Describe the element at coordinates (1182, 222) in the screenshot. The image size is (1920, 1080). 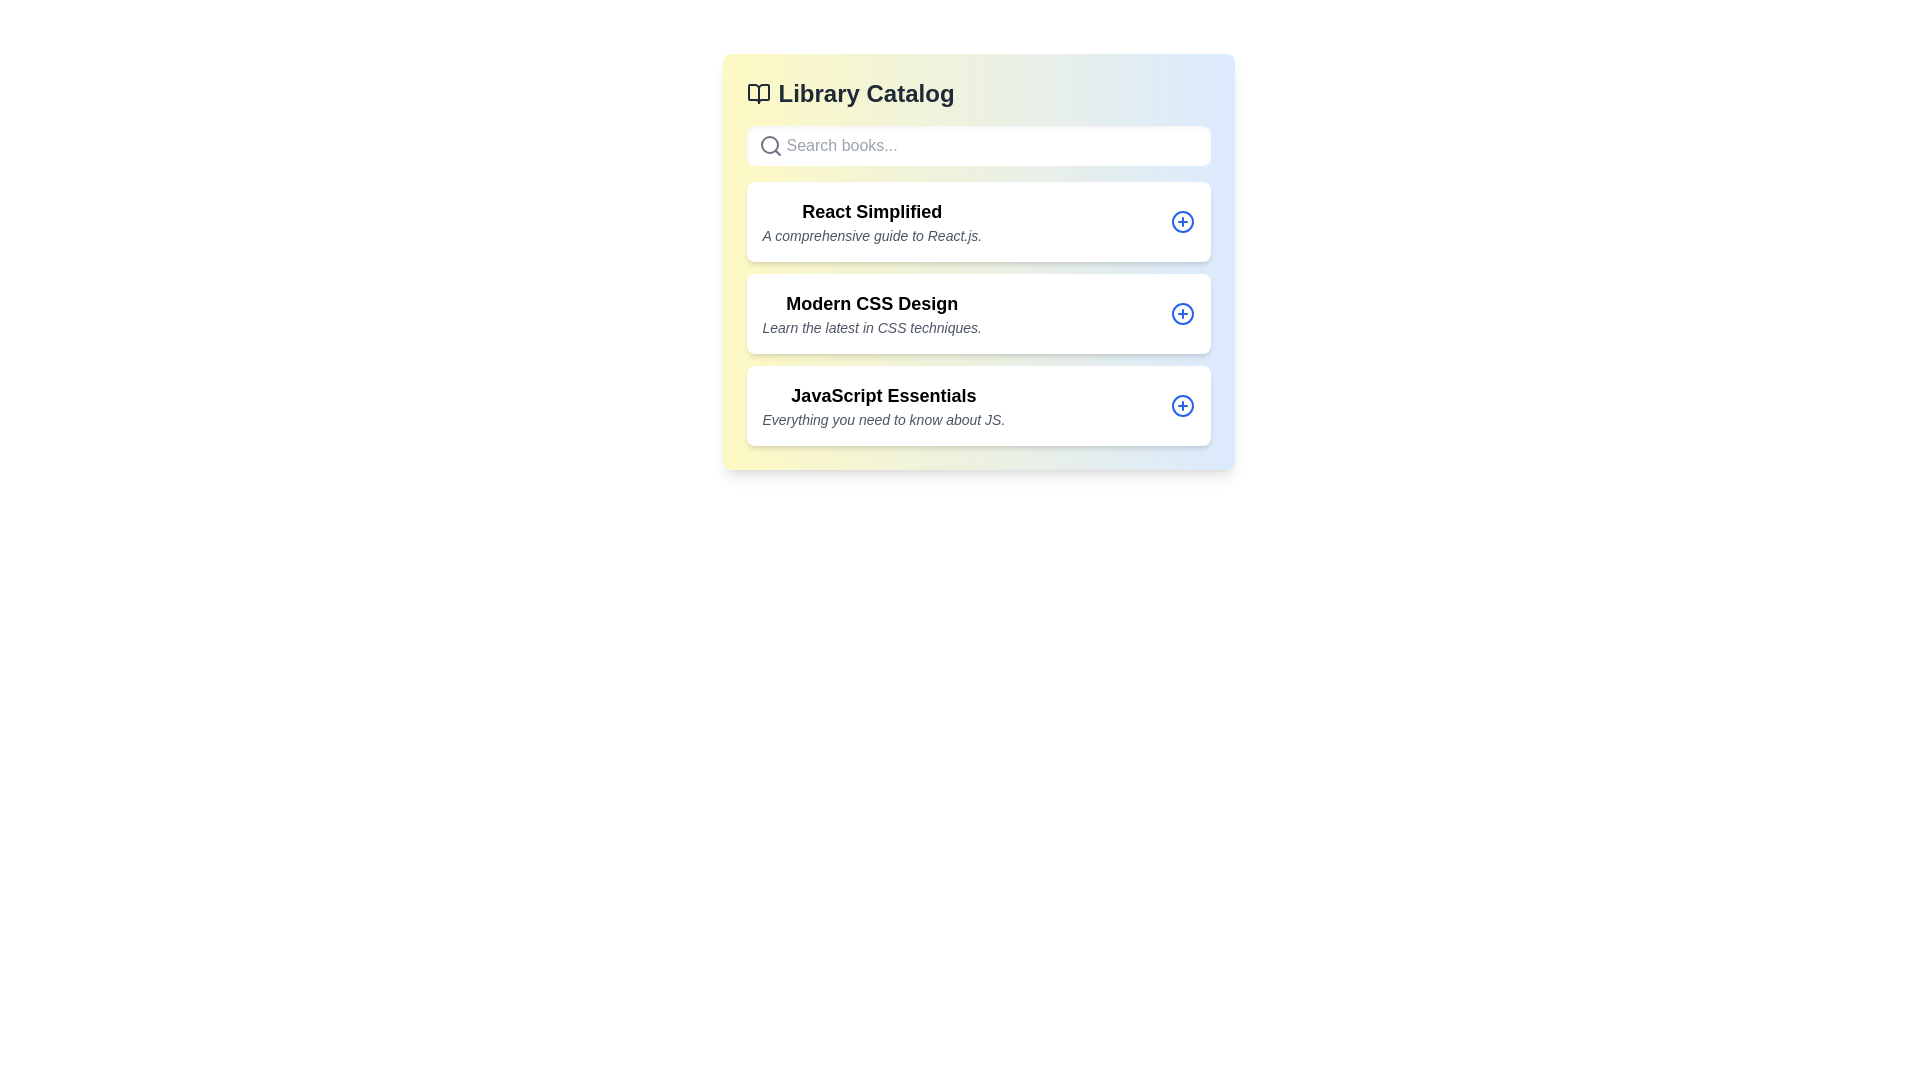
I see `plus icon next to the book titled 'React Simplified'` at that location.